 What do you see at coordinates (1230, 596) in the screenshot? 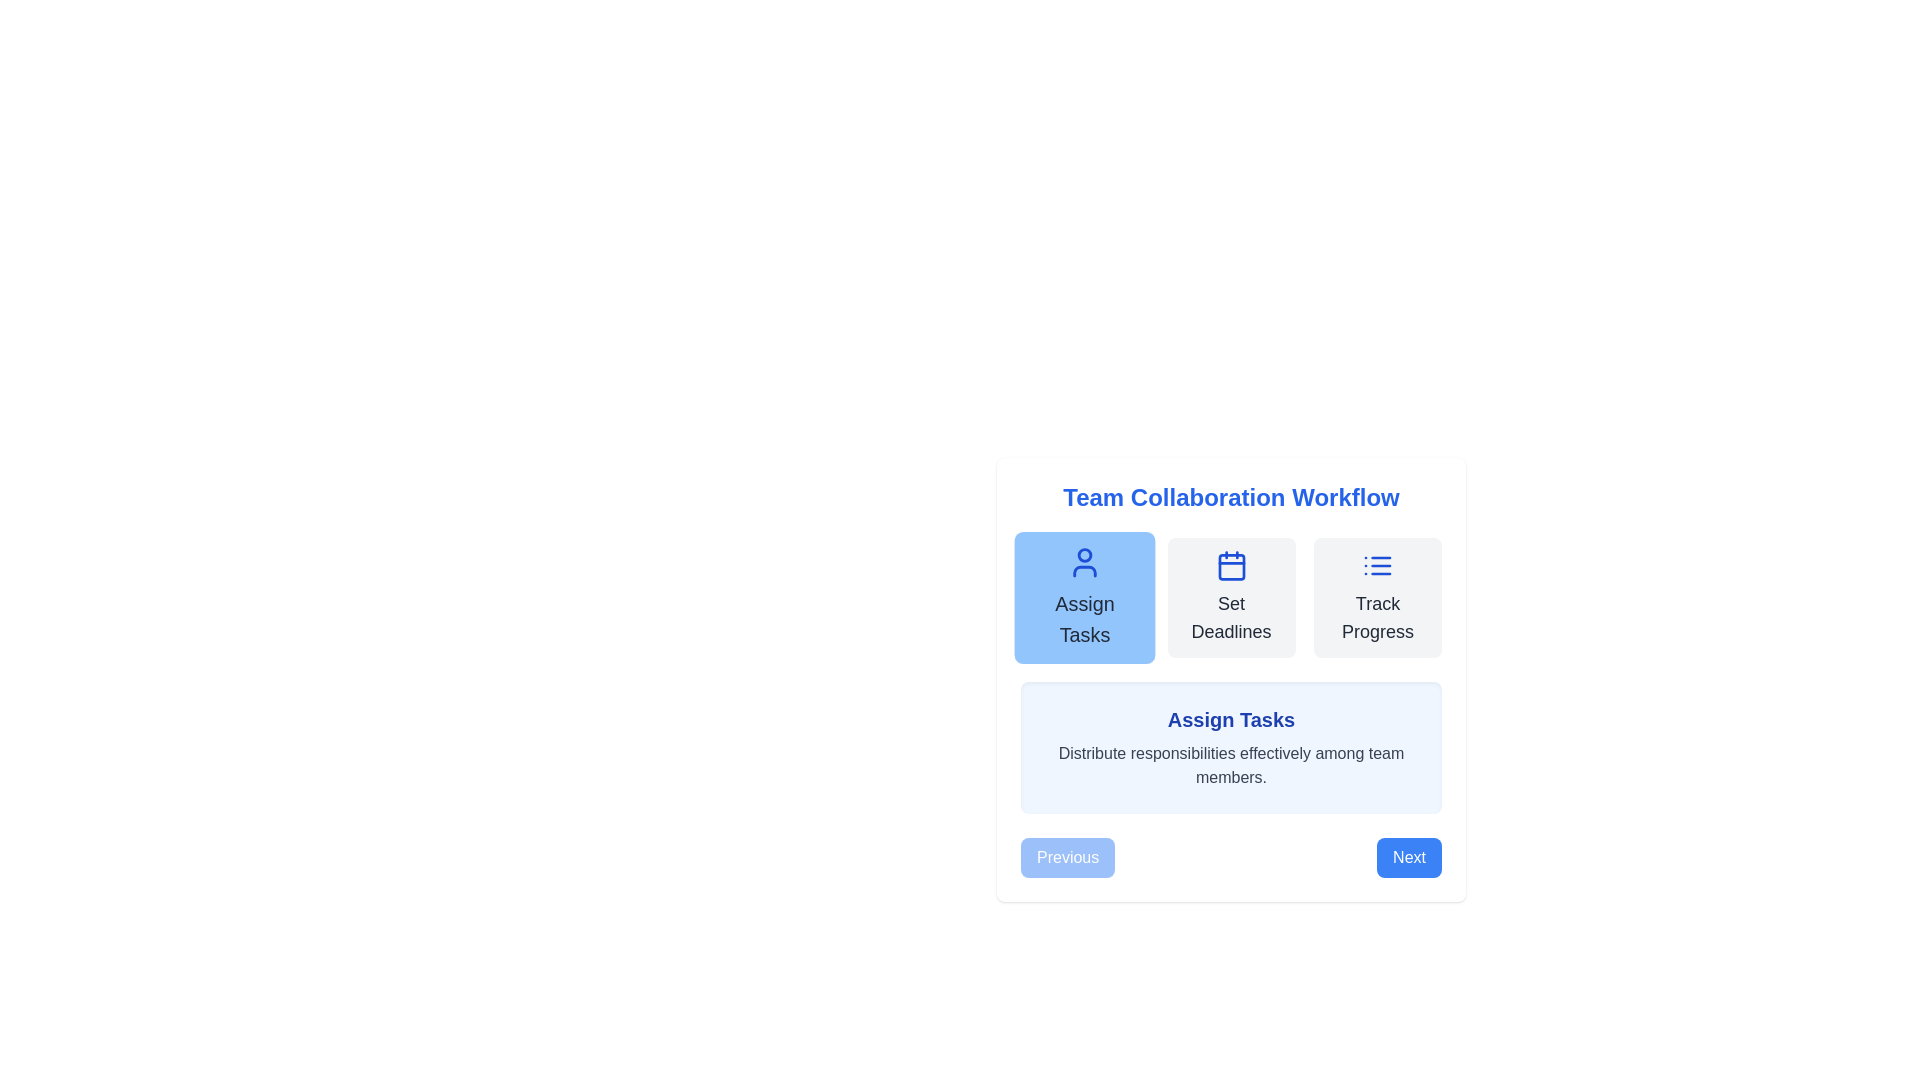
I see `the second selectable card representing the 'Set Deadlines' option in the workflow interface` at bounding box center [1230, 596].